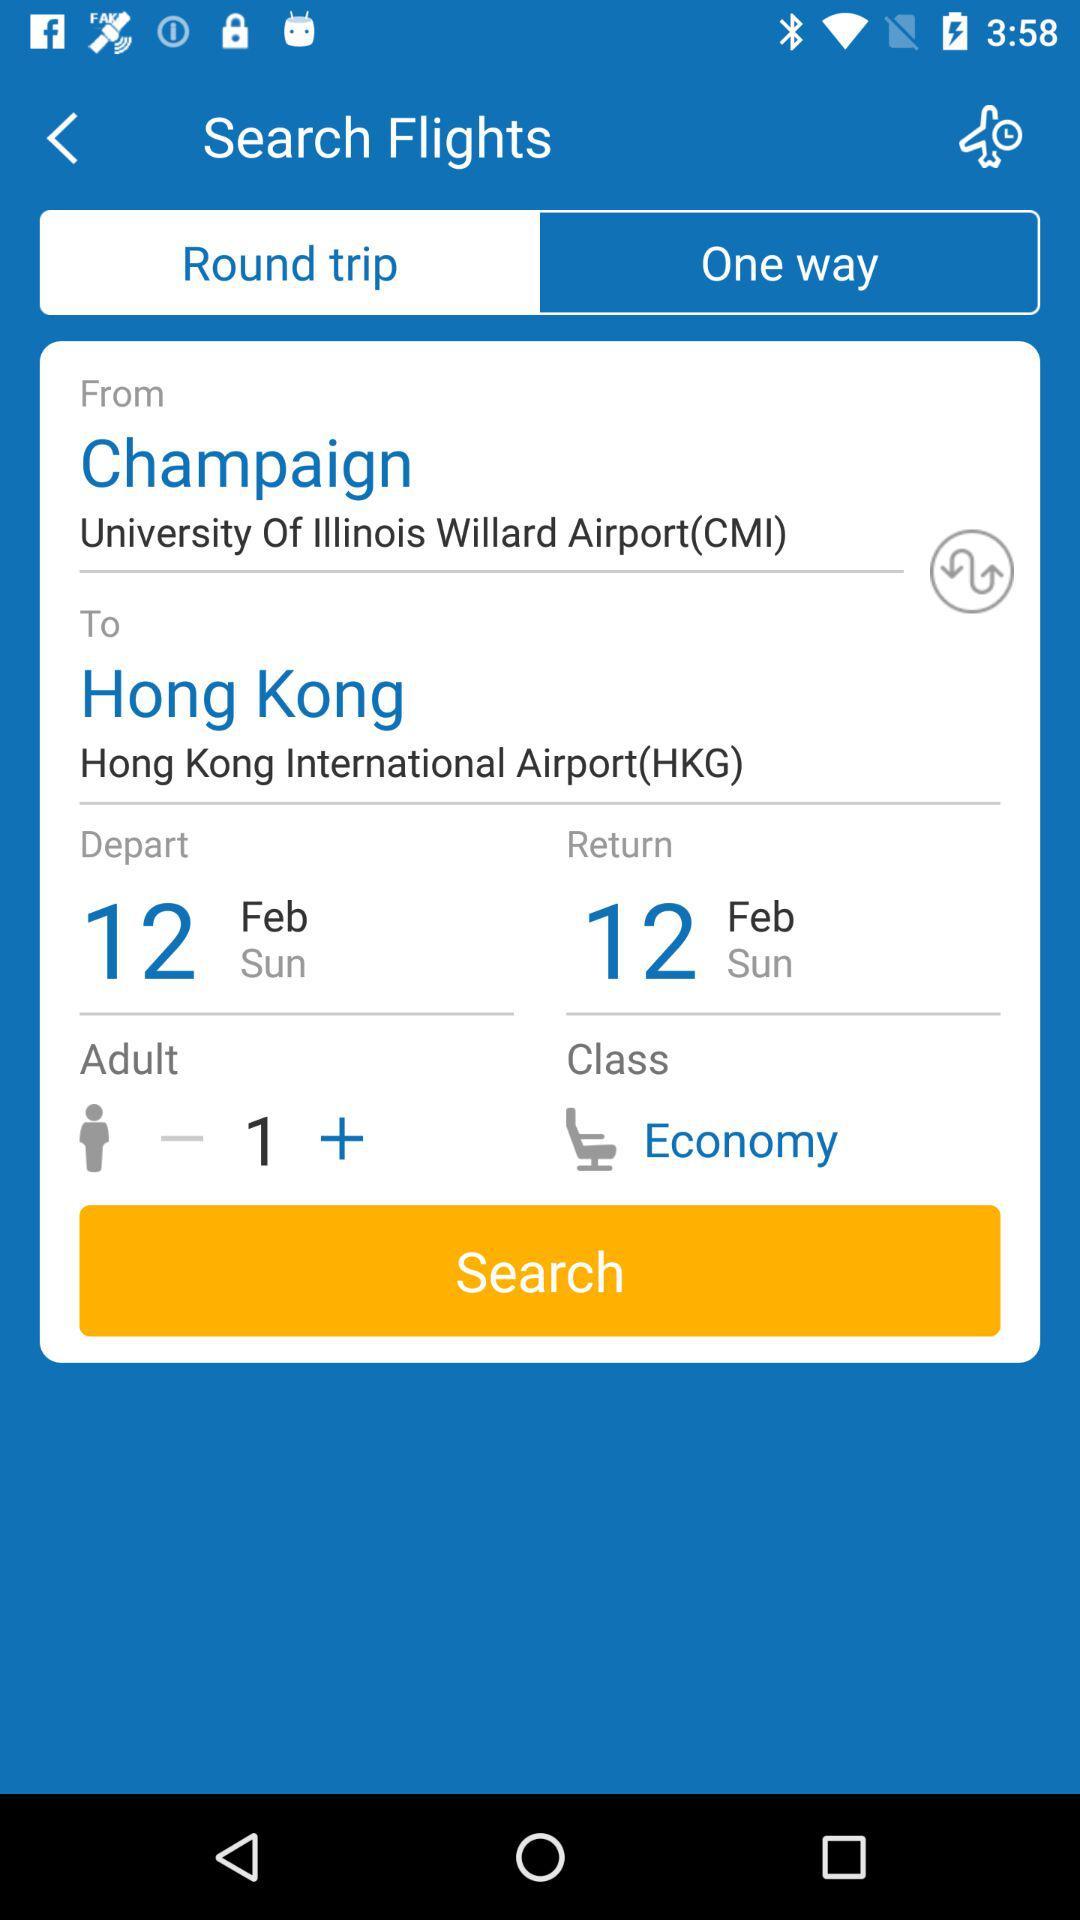  What do you see at coordinates (189, 1138) in the screenshot?
I see `the minus icon` at bounding box center [189, 1138].